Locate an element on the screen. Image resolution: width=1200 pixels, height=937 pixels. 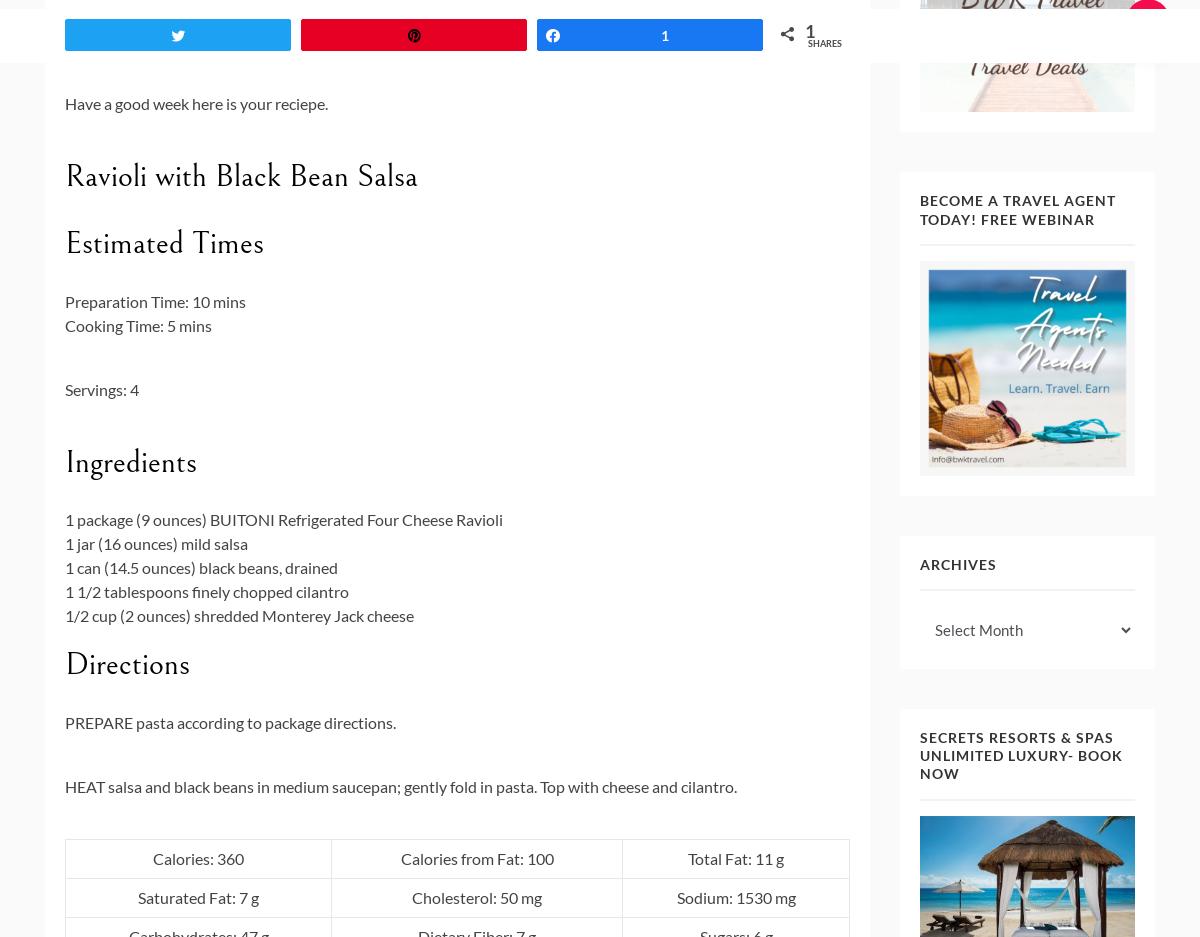
'Become A Travel Agent Today! Free Webinar' is located at coordinates (1017, 209).